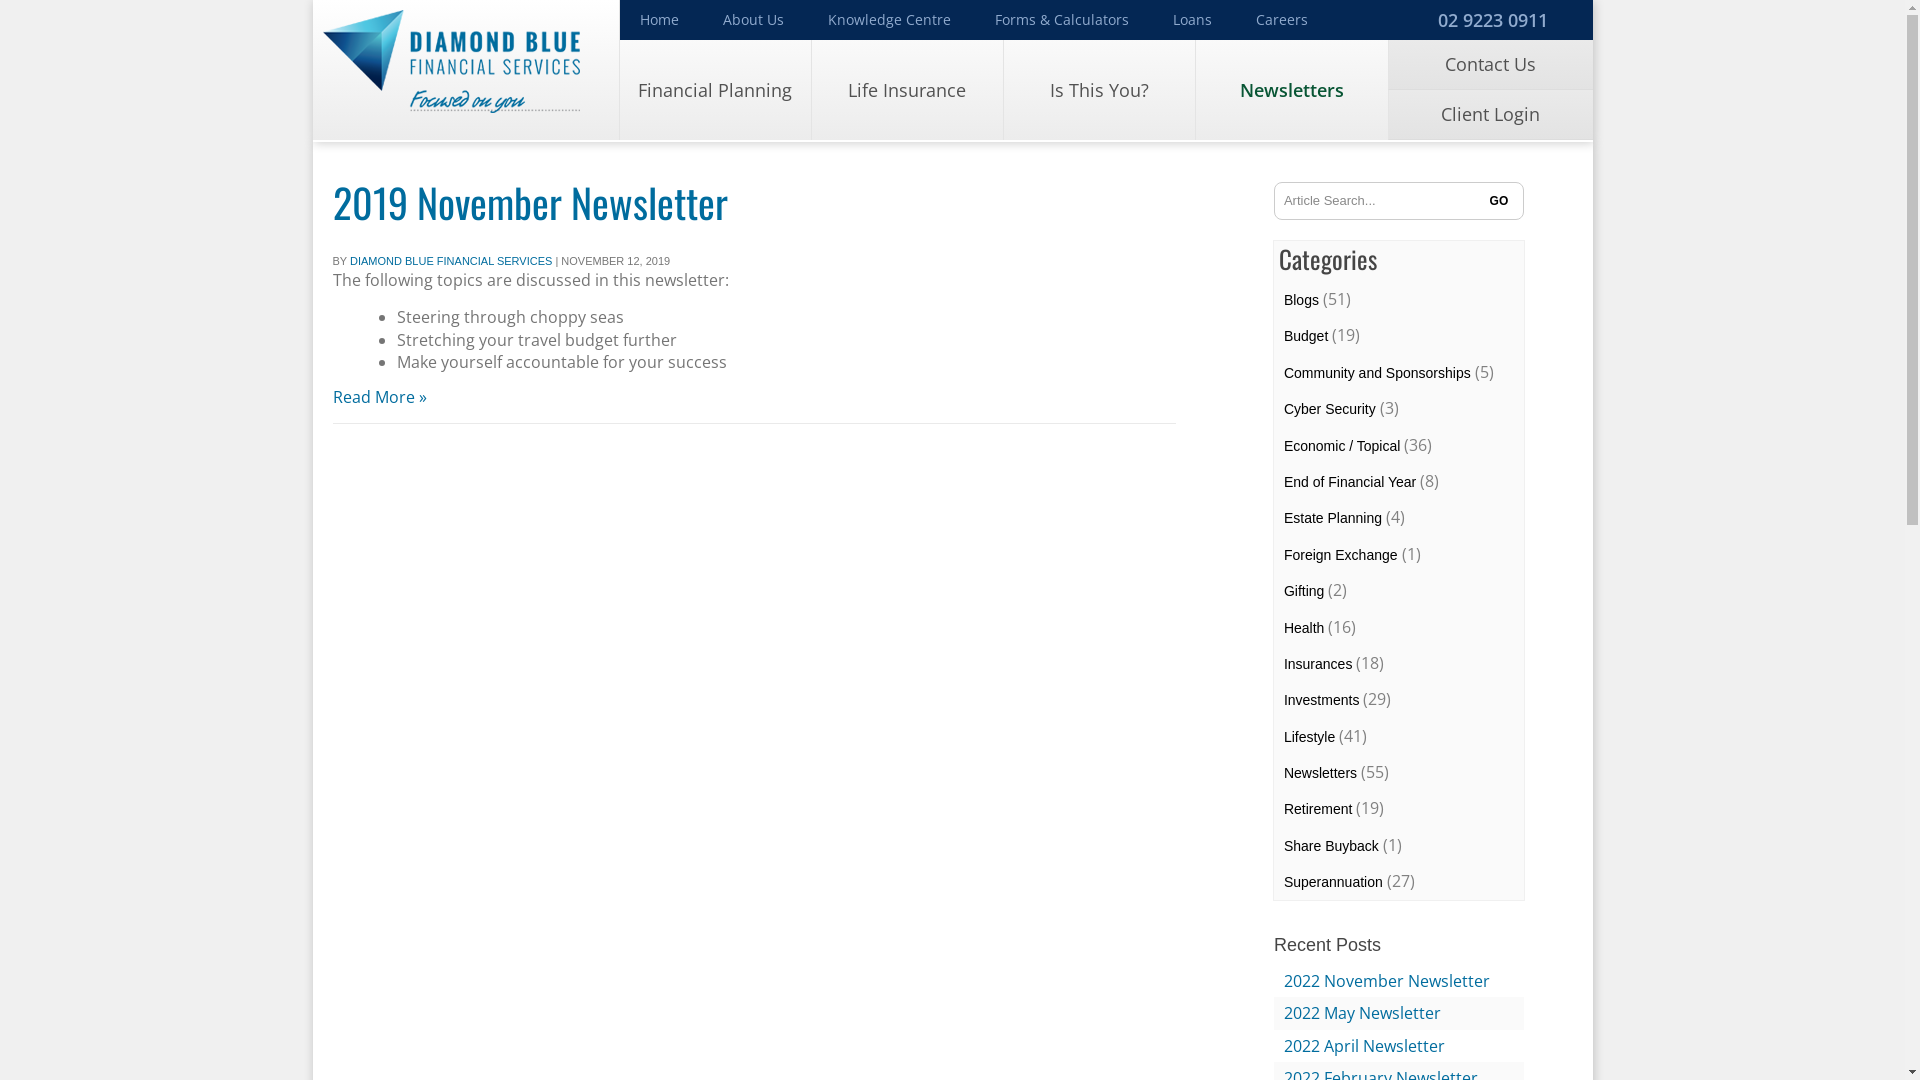  Describe the element at coordinates (1490, 19) in the screenshot. I see `'02 9223 0911'` at that location.